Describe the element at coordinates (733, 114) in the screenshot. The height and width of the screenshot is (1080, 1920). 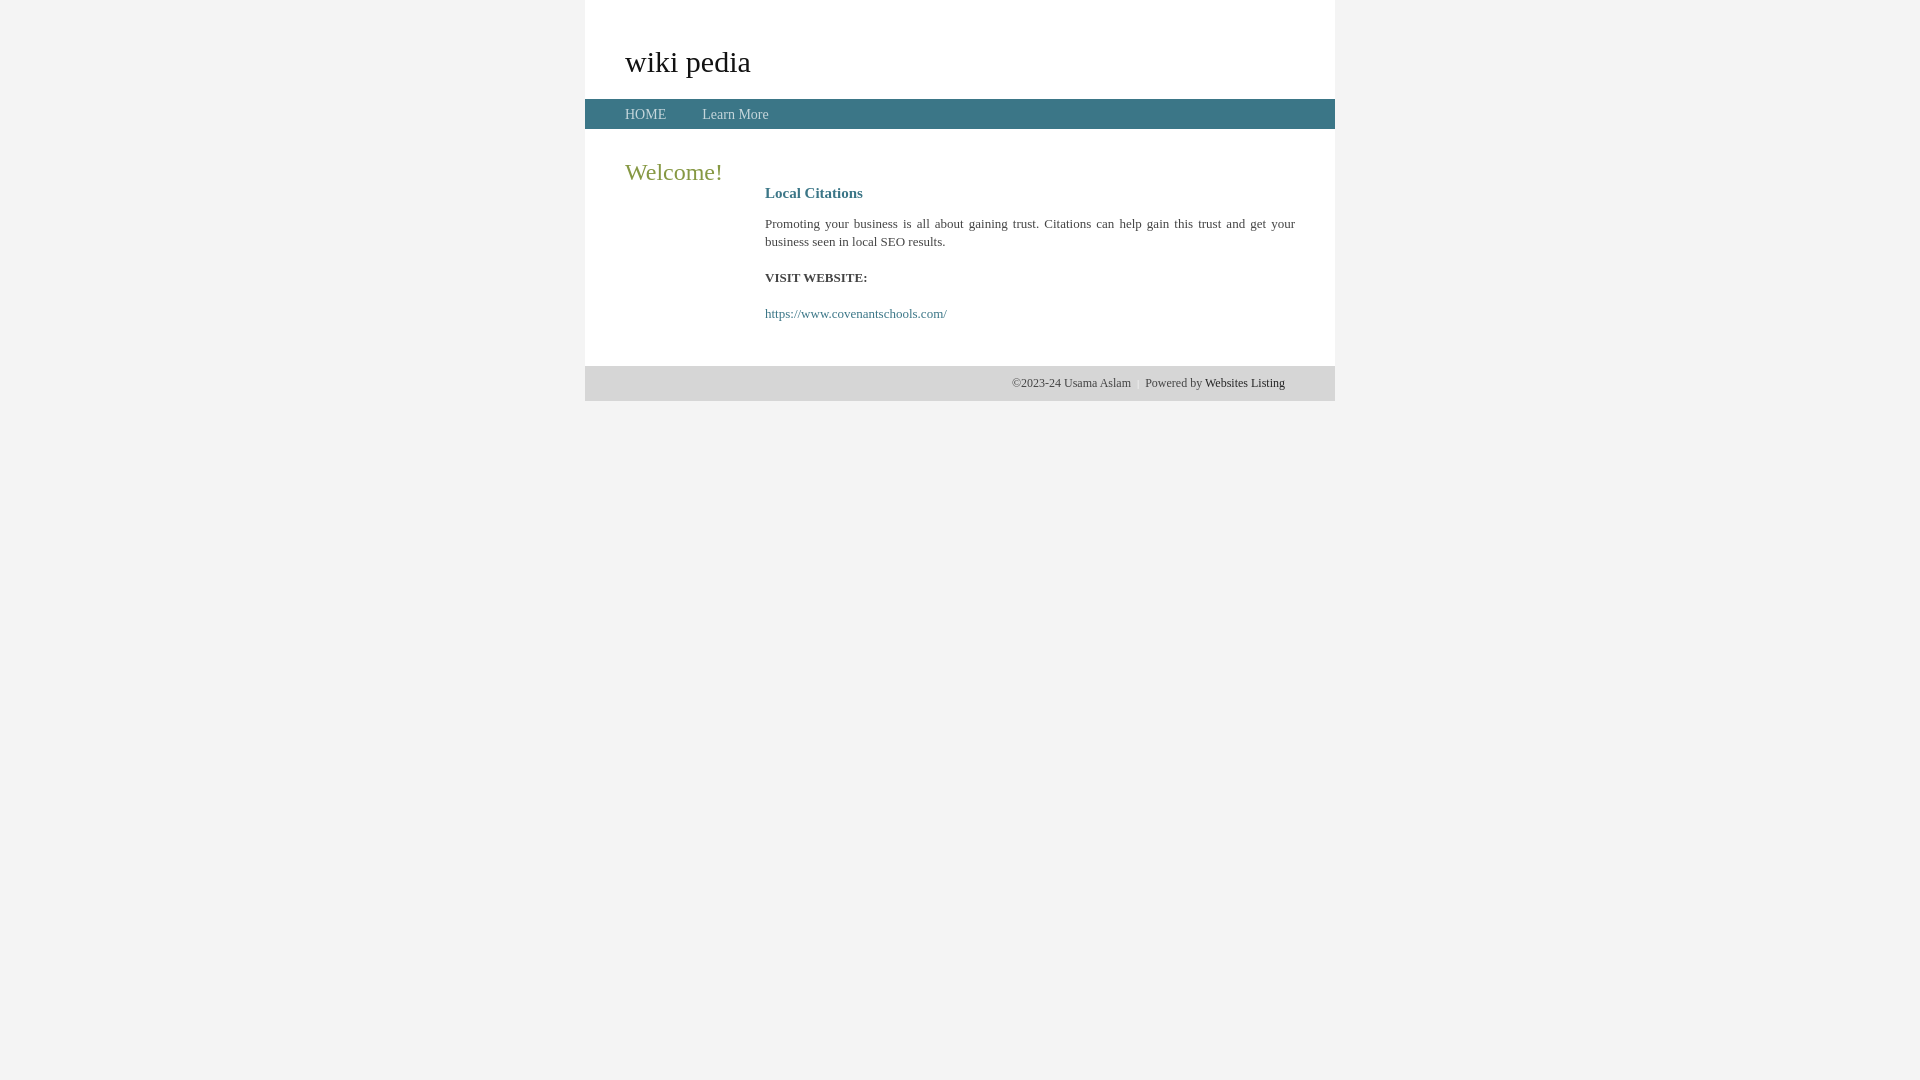
I see `'Learn More'` at that location.